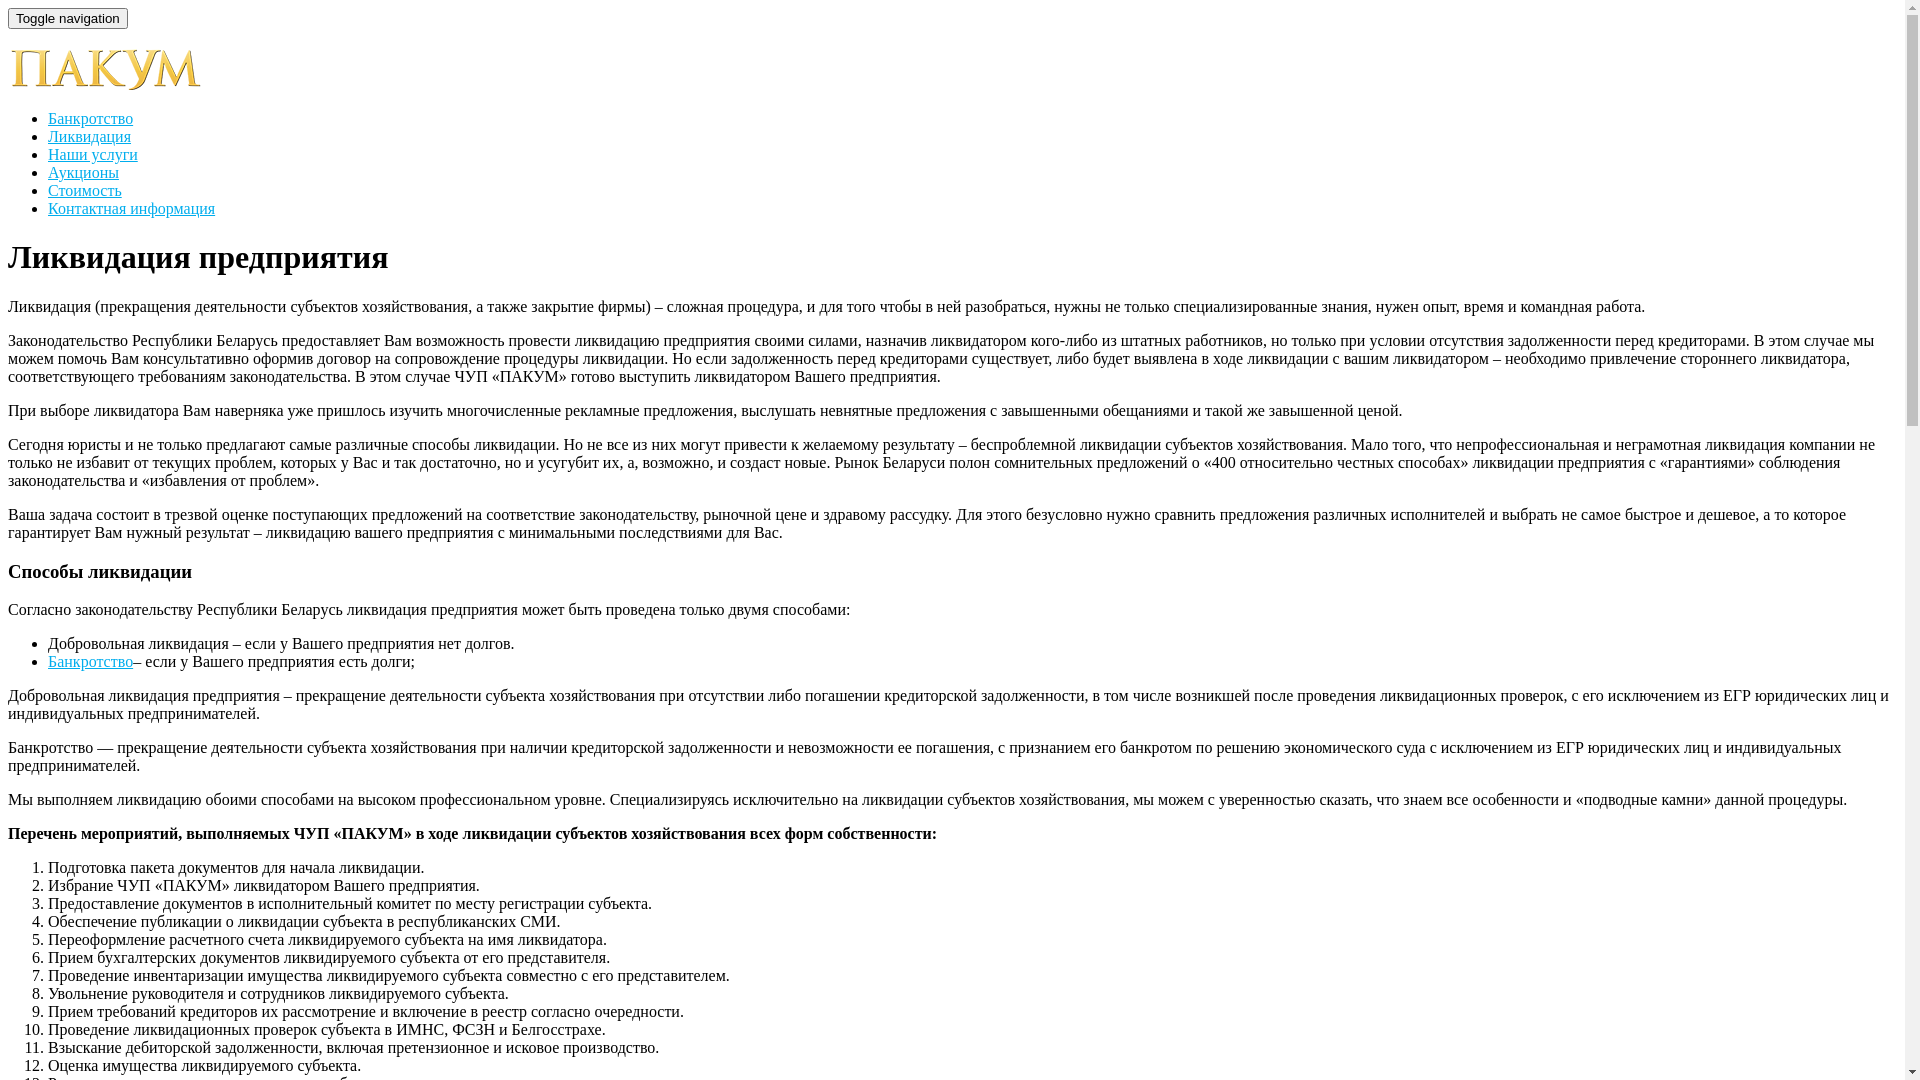  Describe the element at coordinates (67, 18) in the screenshot. I see `'Toggle navigation'` at that location.